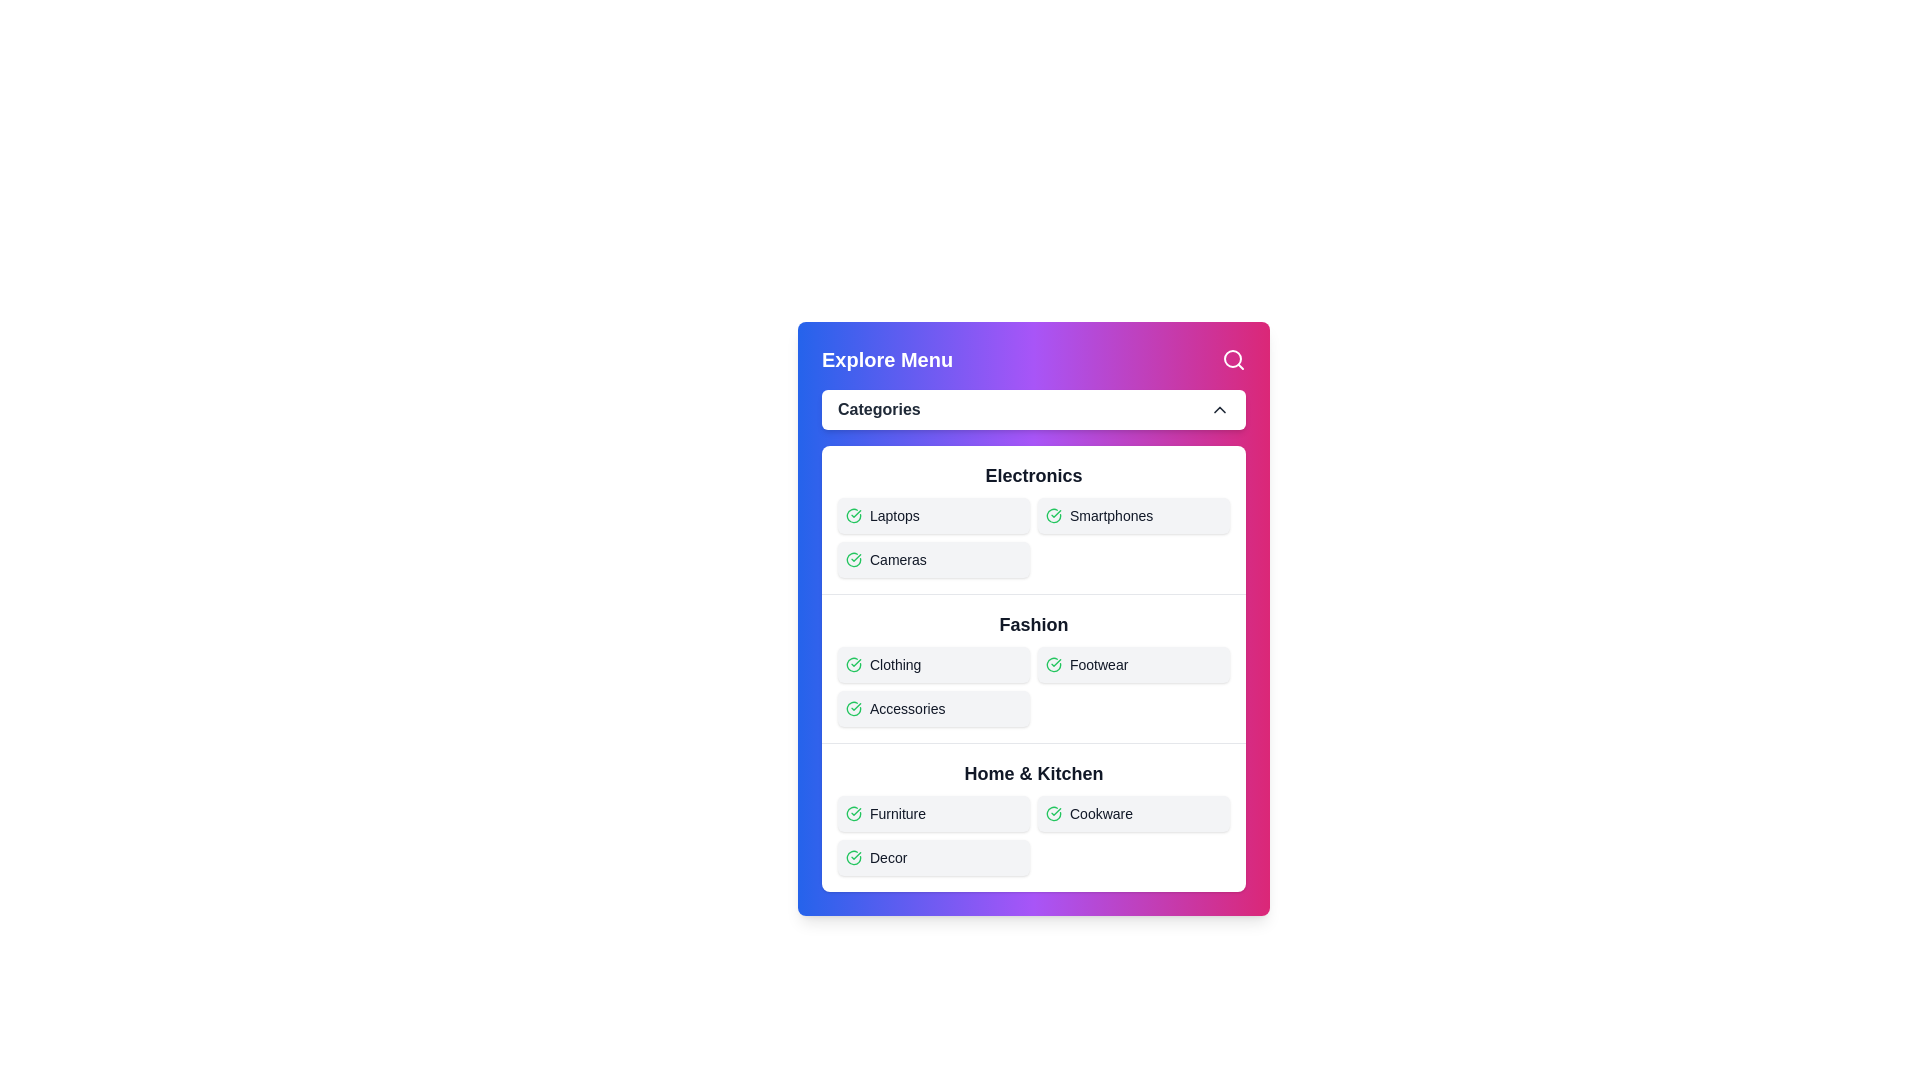 This screenshot has height=1080, width=1920. I want to click on the 'Cameras' button in the 'Electronics' category, so click(933, 559).